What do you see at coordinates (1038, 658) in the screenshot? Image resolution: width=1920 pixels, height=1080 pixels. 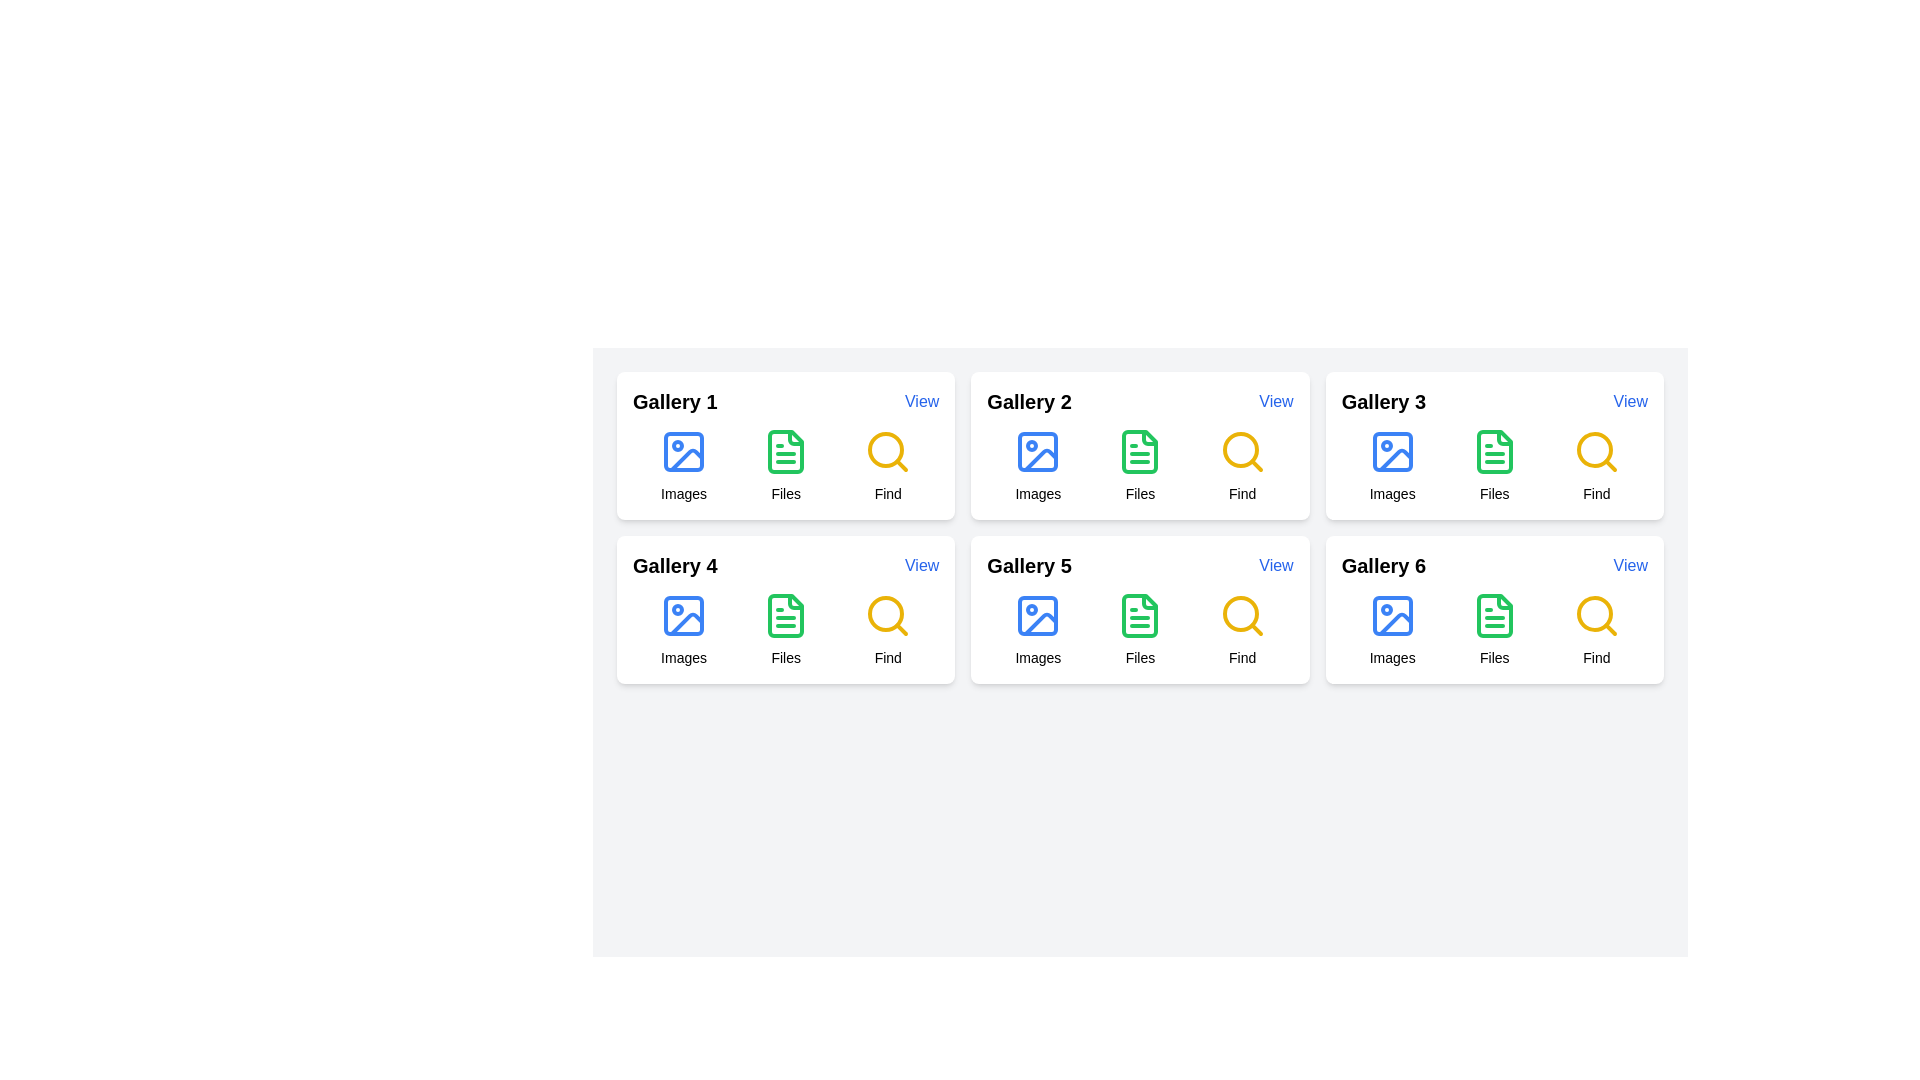 I see `the static text label that reads 'Images', which is located beneath the blue image icon within the 'Gallery 5' card` at bounding box center [1038, 658].